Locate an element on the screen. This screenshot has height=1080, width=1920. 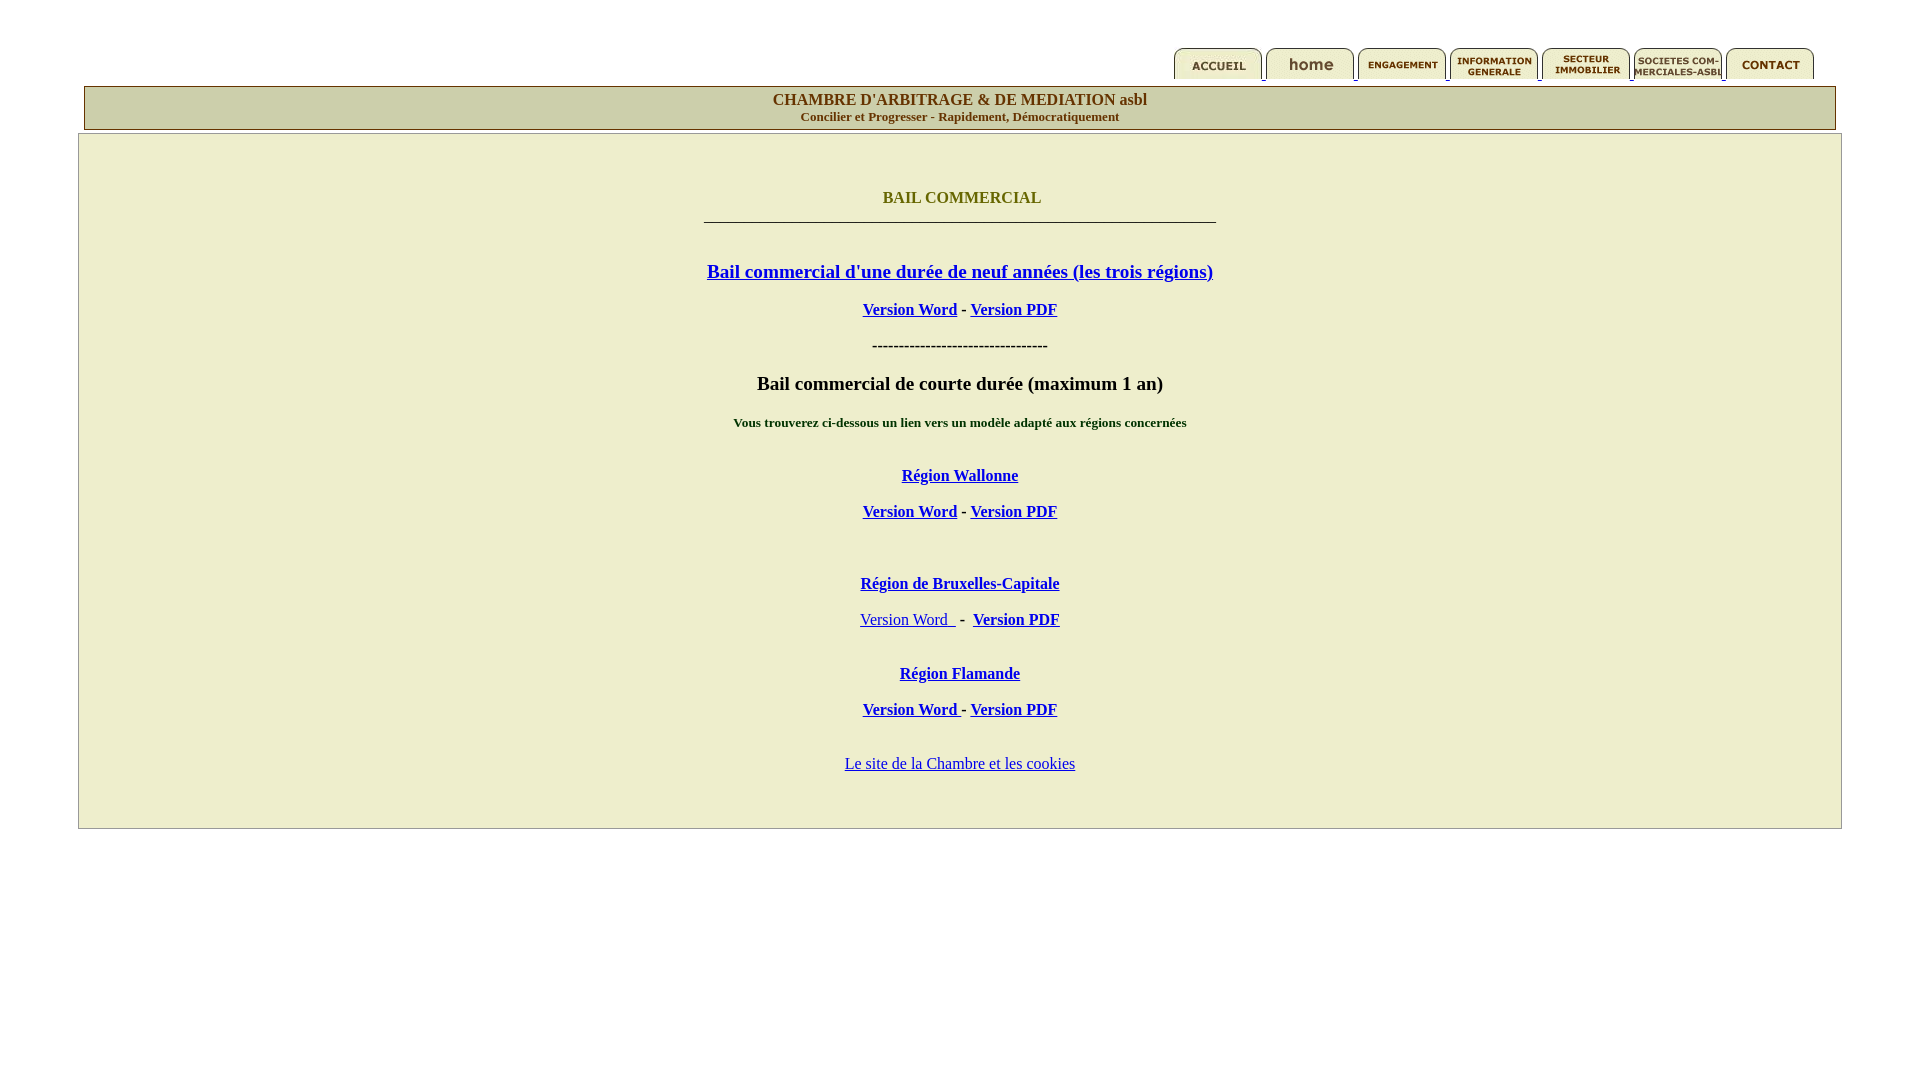
'Le site de la Chambre et les cookies' is located at coordinates (960, 763).